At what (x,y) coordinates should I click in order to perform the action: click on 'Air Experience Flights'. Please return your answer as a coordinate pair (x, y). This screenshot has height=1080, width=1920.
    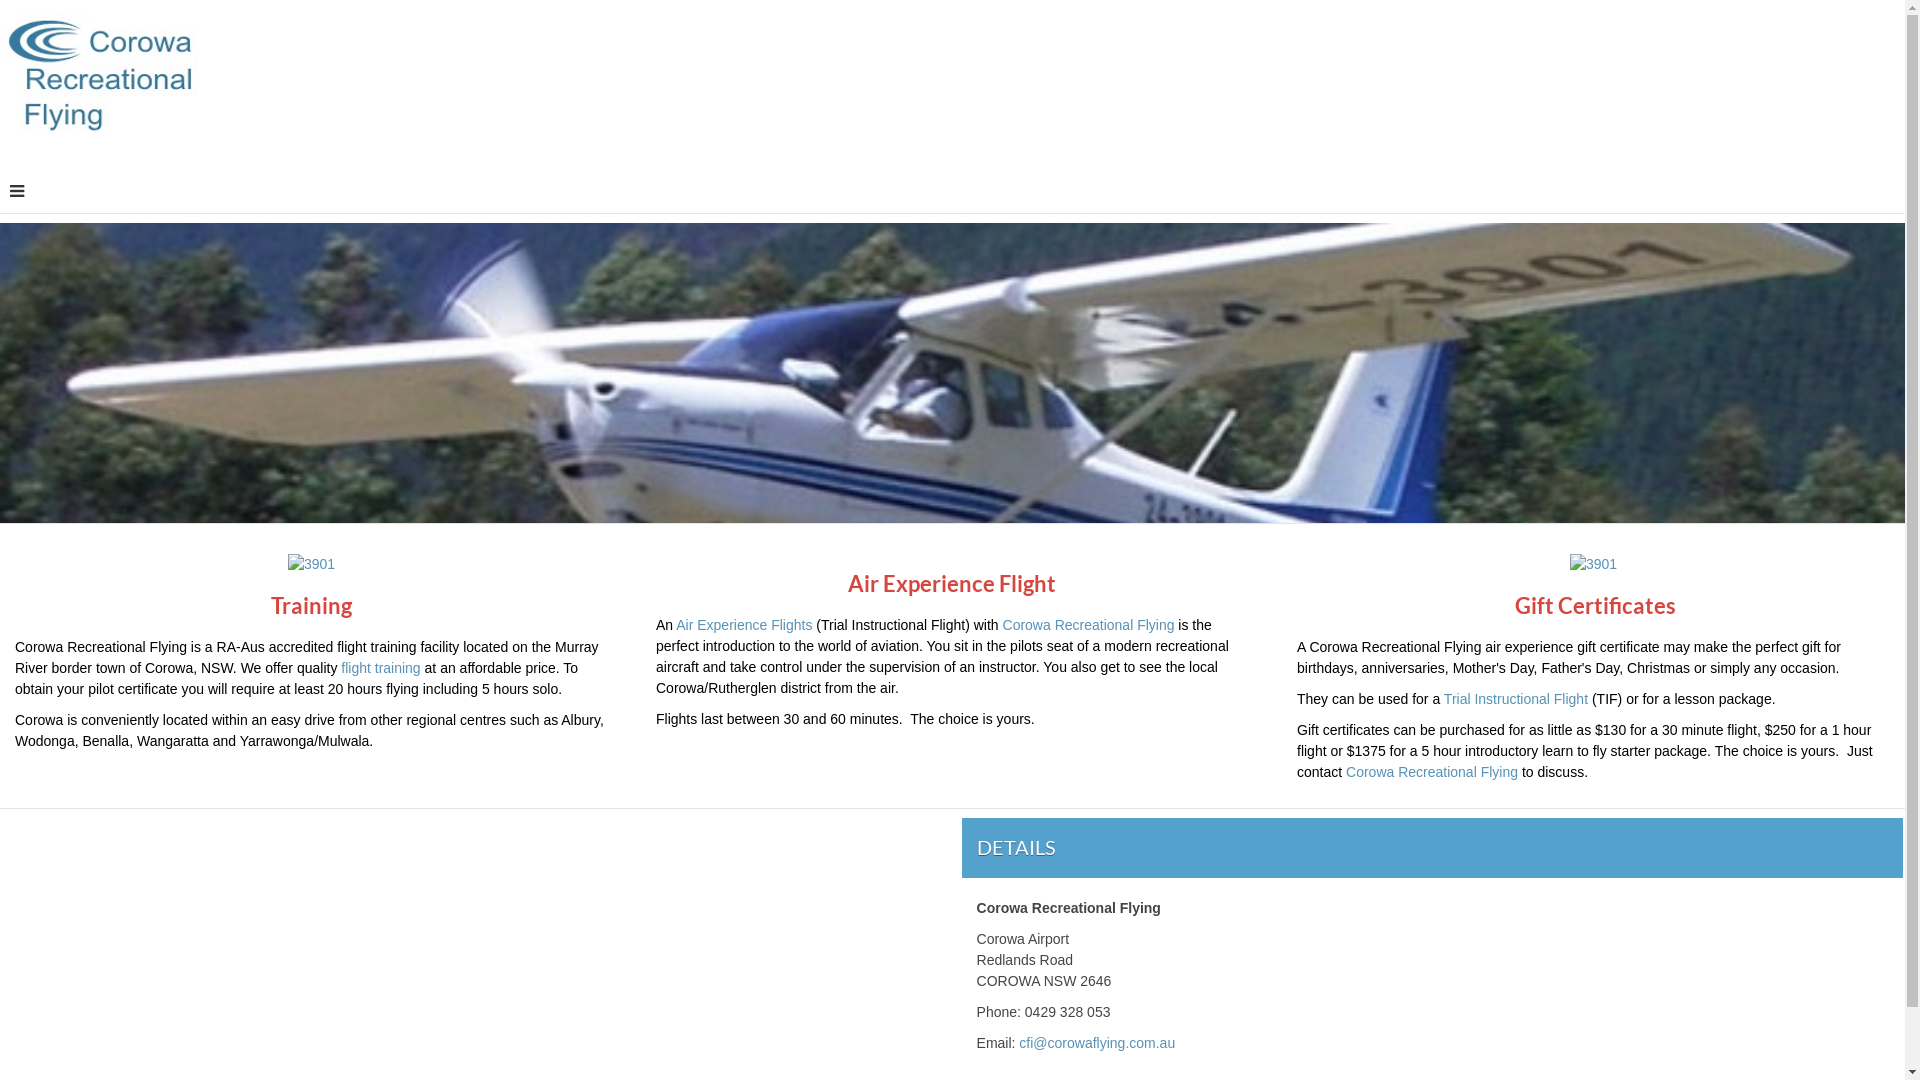
    Looking at the image, I should click on (743, 623).